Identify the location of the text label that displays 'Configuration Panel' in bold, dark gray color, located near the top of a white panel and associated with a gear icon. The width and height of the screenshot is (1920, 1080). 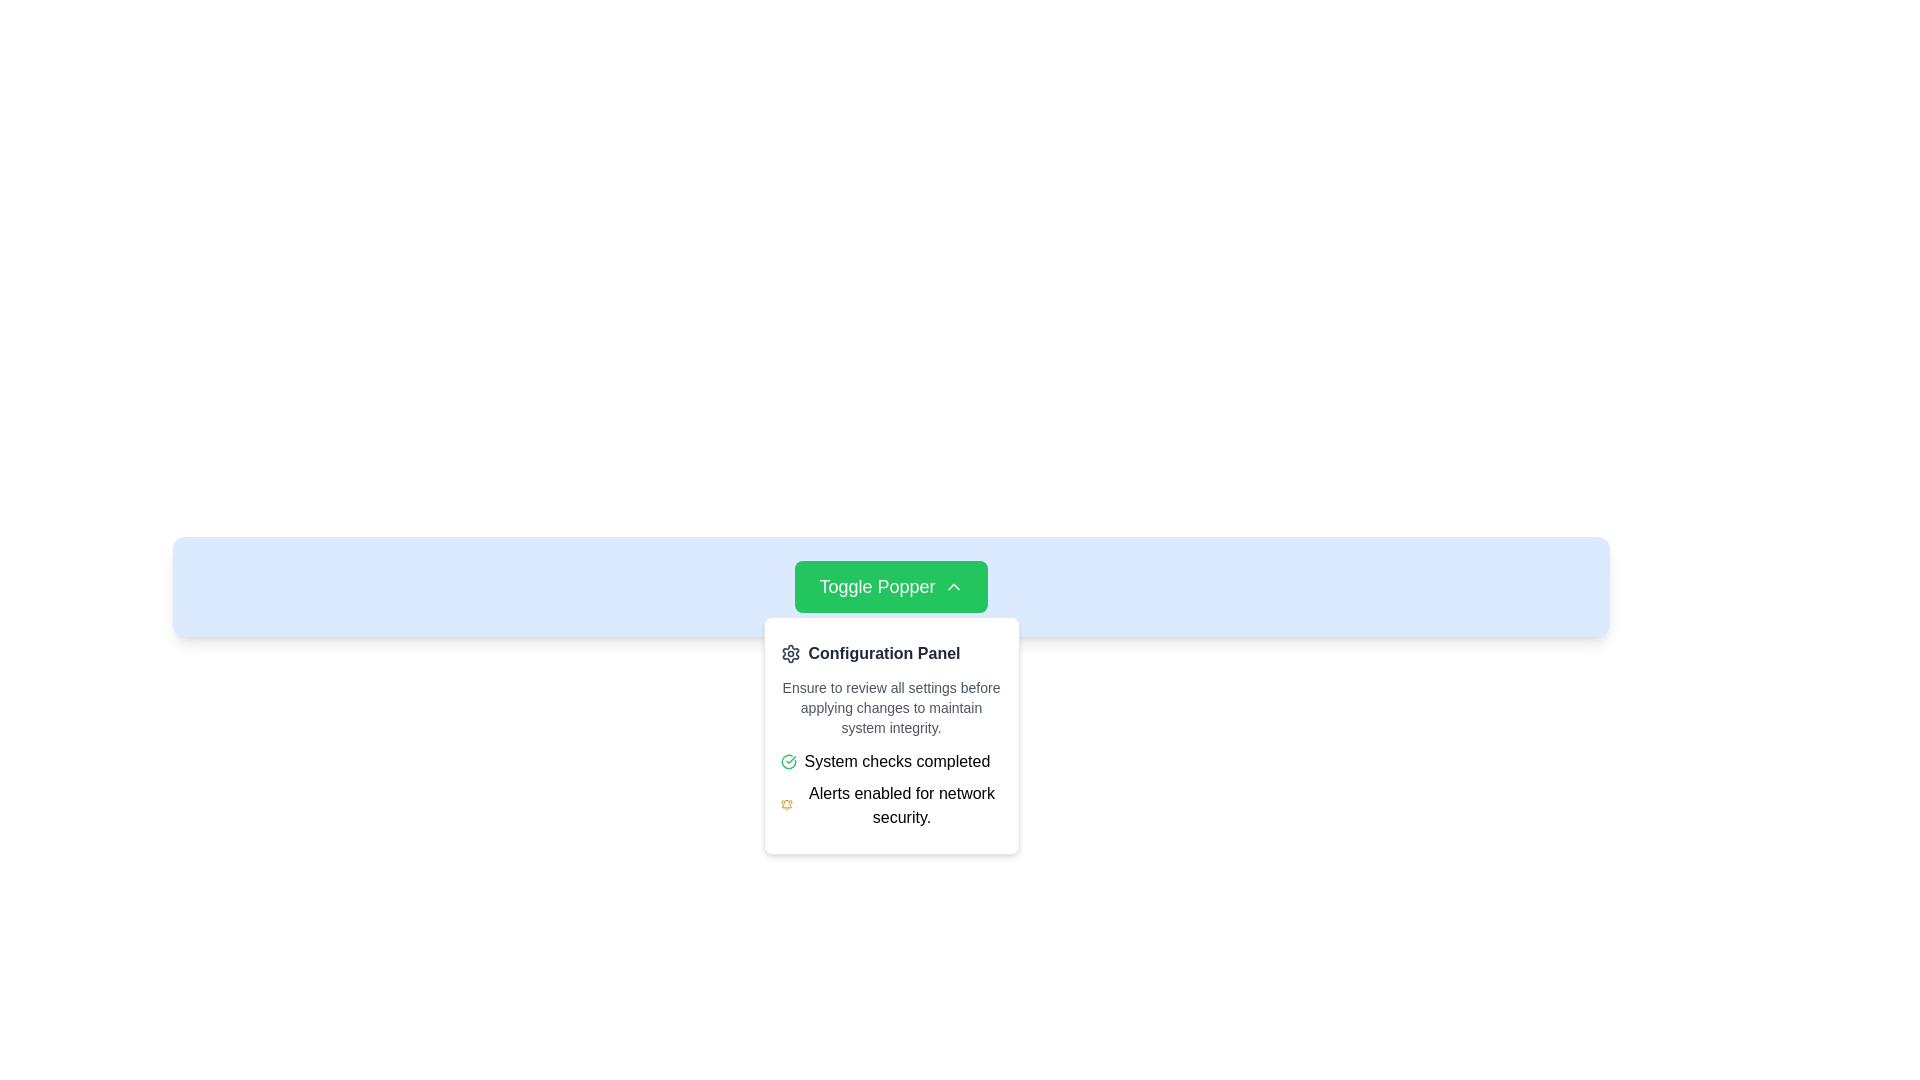
(883, 654).